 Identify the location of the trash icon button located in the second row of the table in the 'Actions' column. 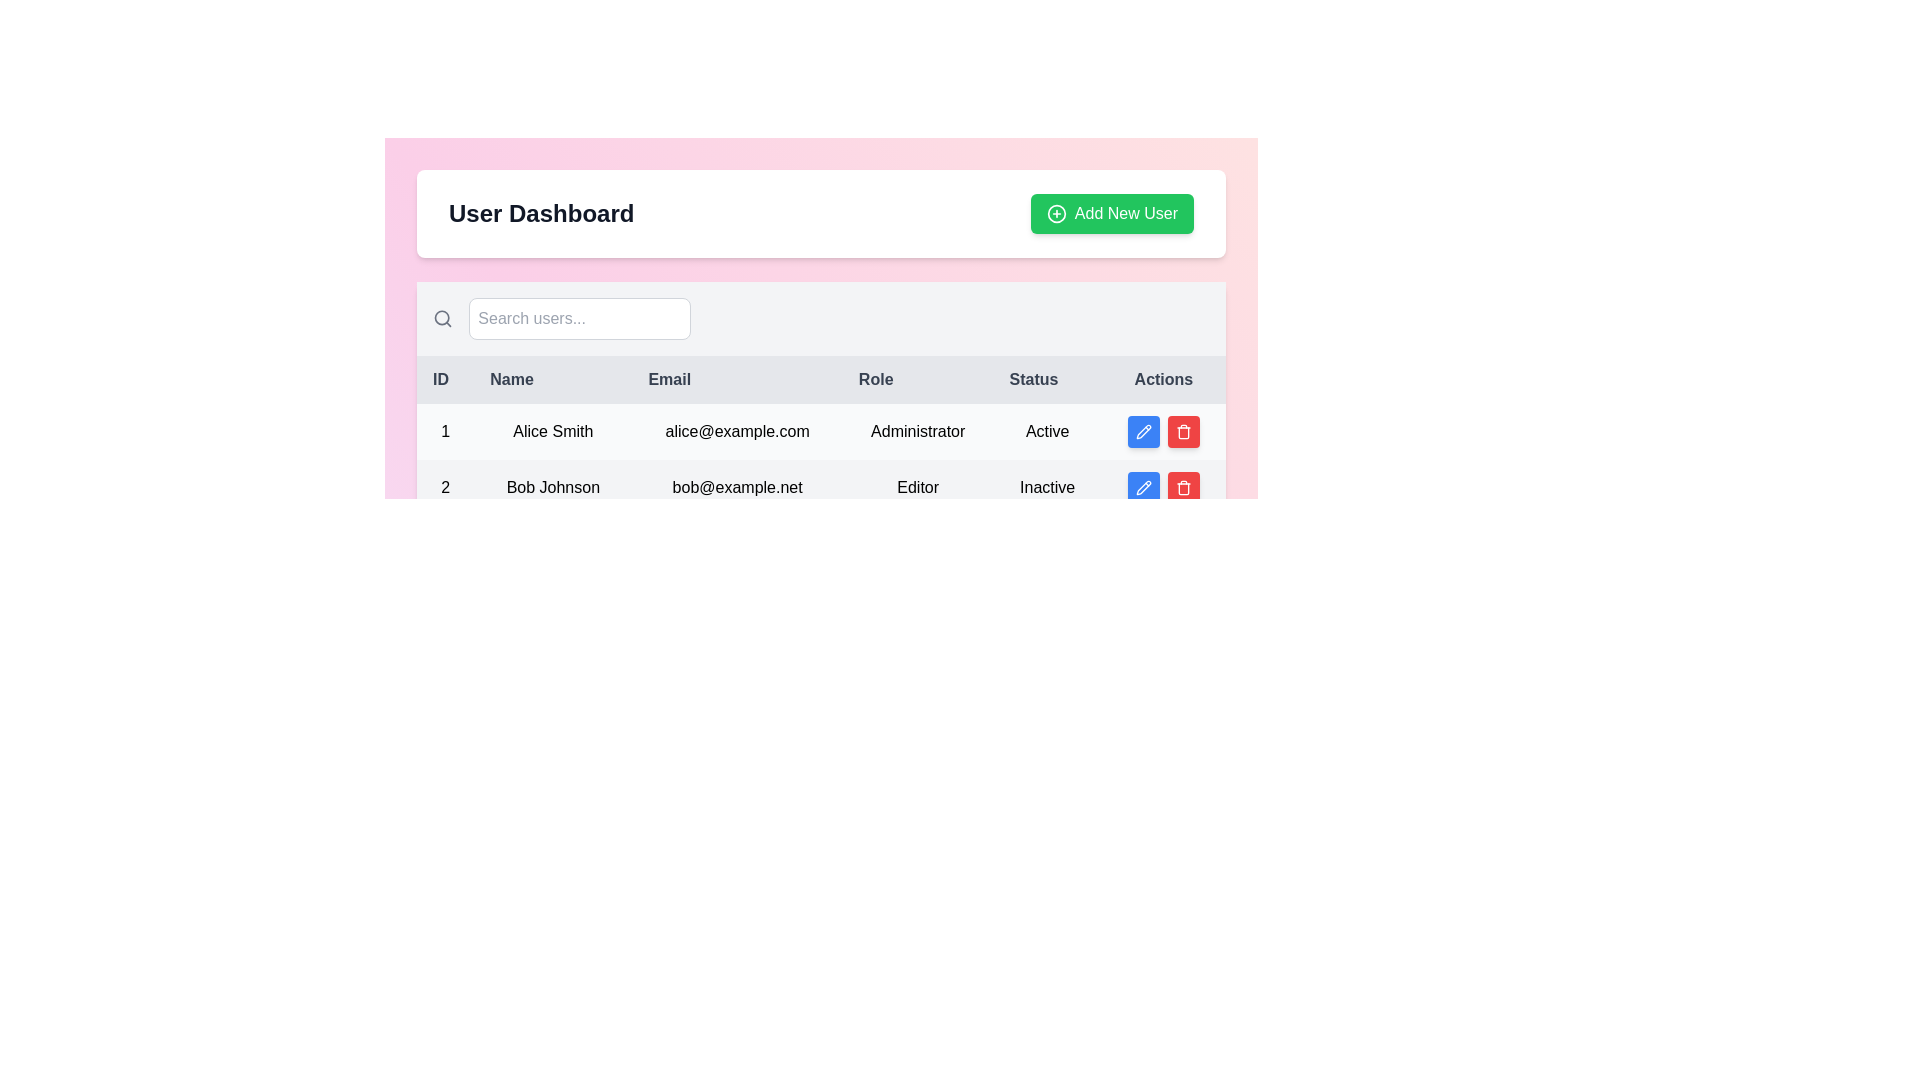
(1183, 488).